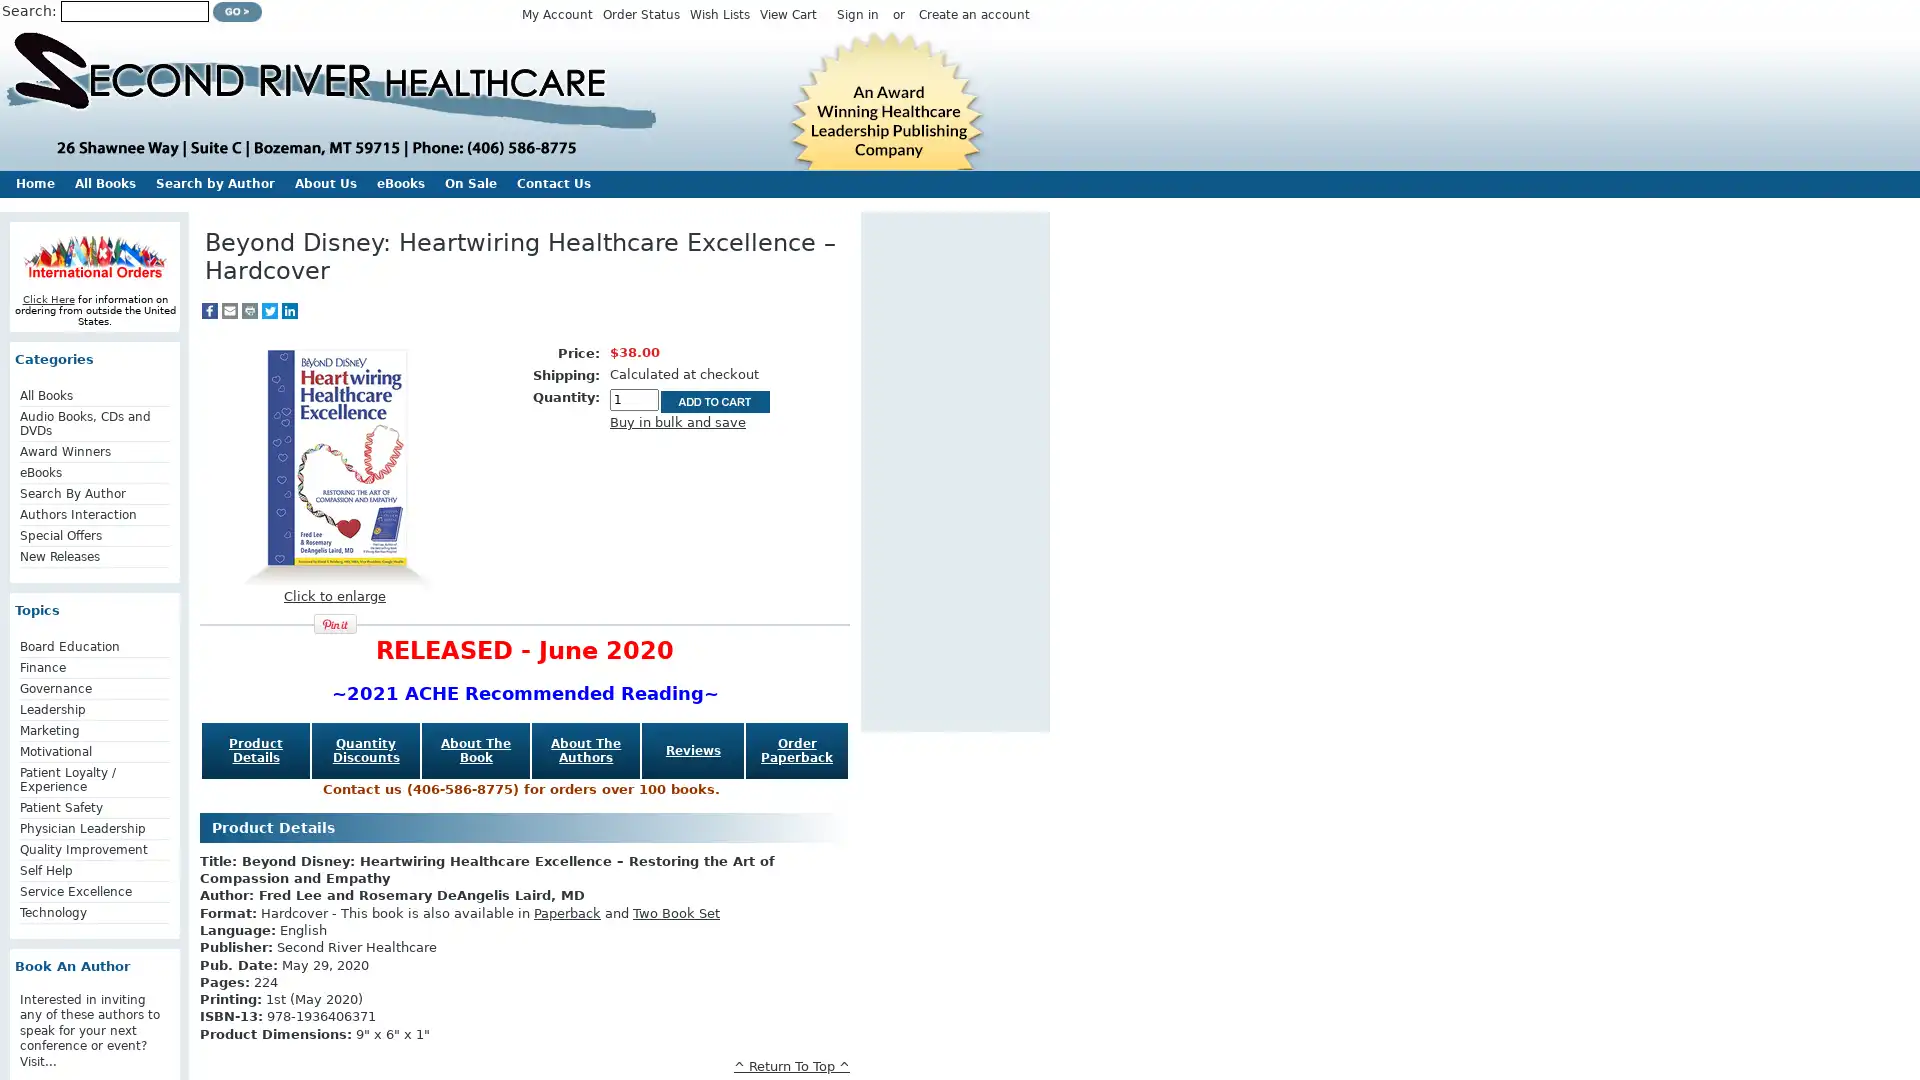 The image size is (1920, 1080). What do you see at coordinates (237, 11) in the screenshot?
I see `Submit` at bounding box center [237, 11].